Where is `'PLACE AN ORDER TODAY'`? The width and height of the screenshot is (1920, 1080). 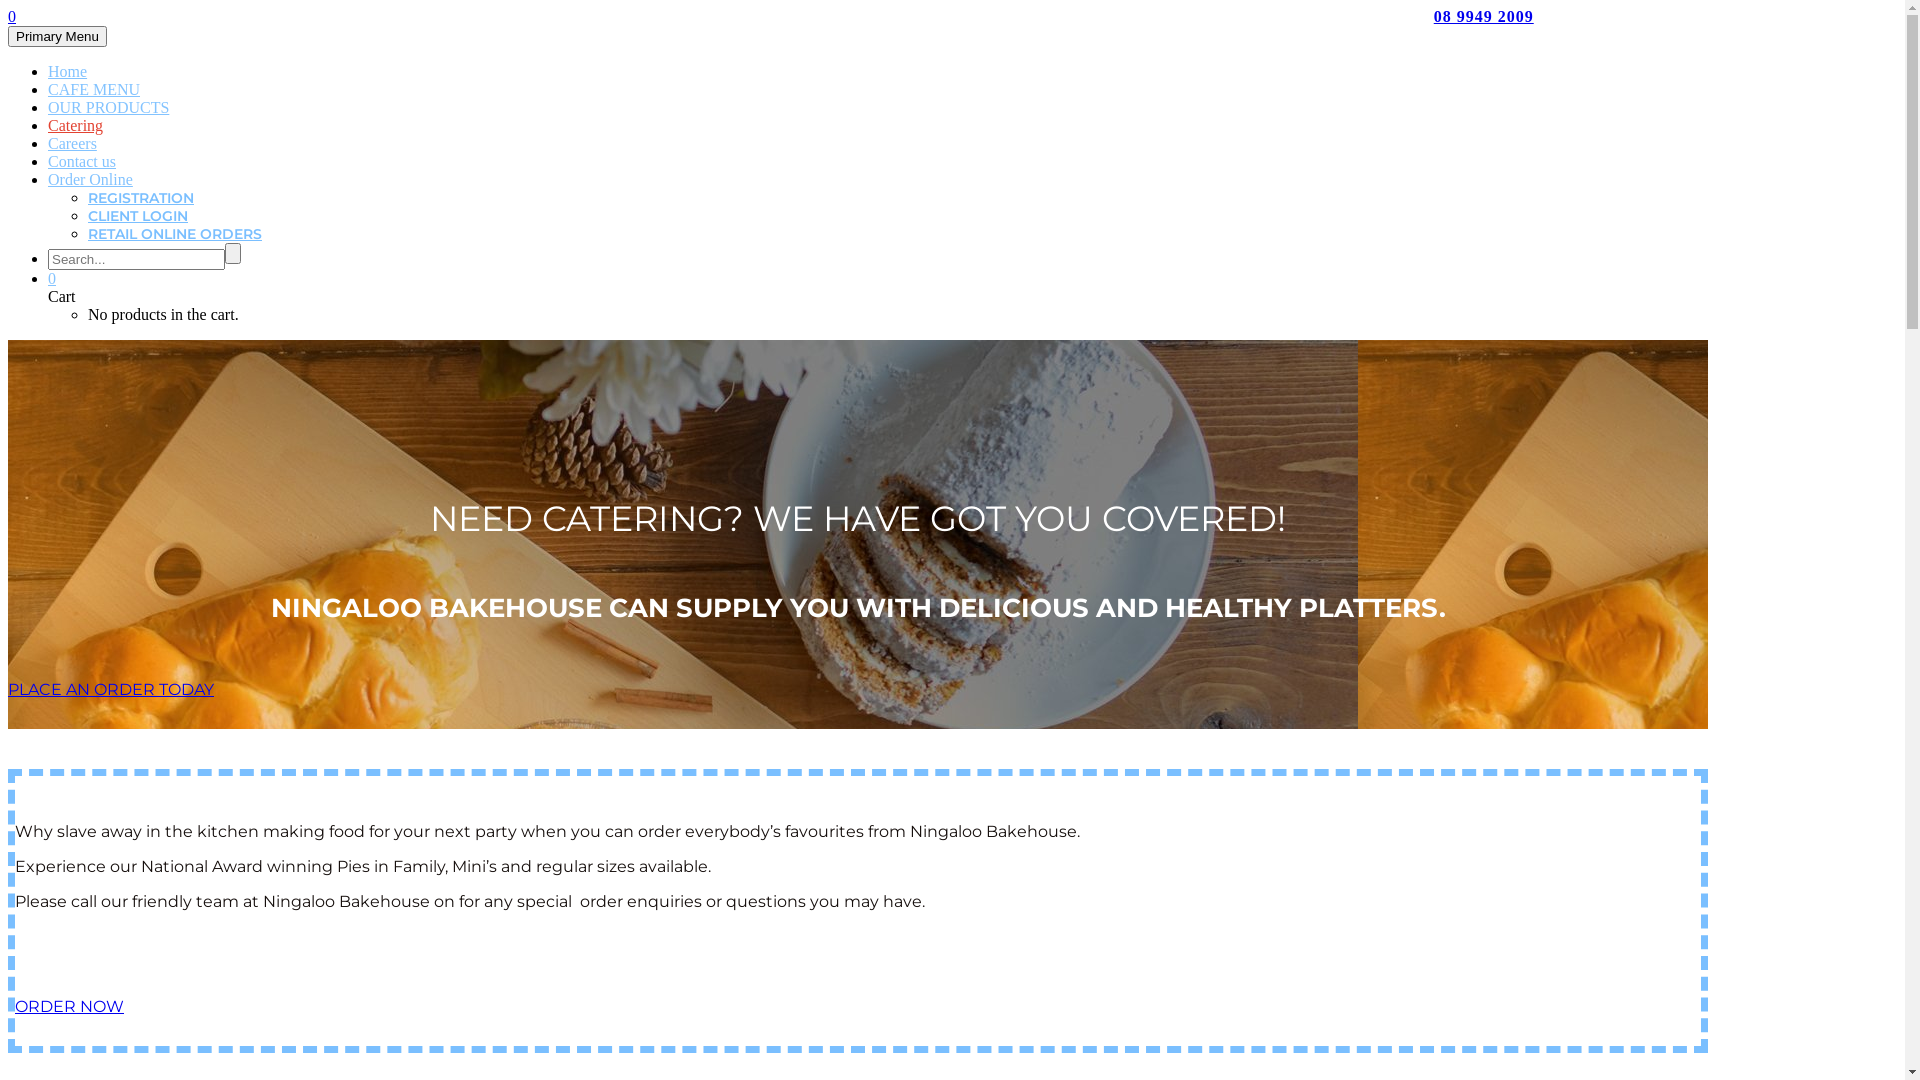
'PLACE AN ORDER TODAY' is located at coordinates (109, 688).